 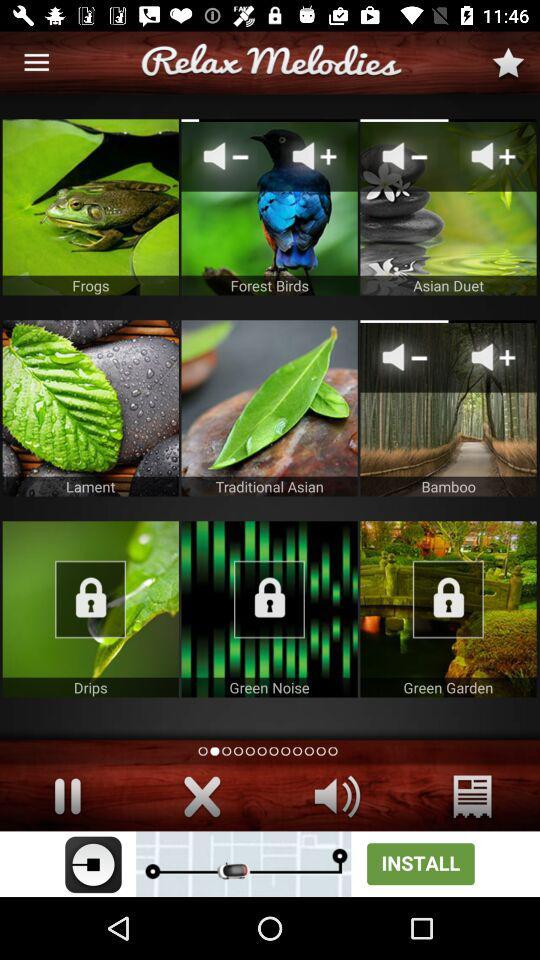 I want to click on traditional asian sound, so click(x=269, y=407).